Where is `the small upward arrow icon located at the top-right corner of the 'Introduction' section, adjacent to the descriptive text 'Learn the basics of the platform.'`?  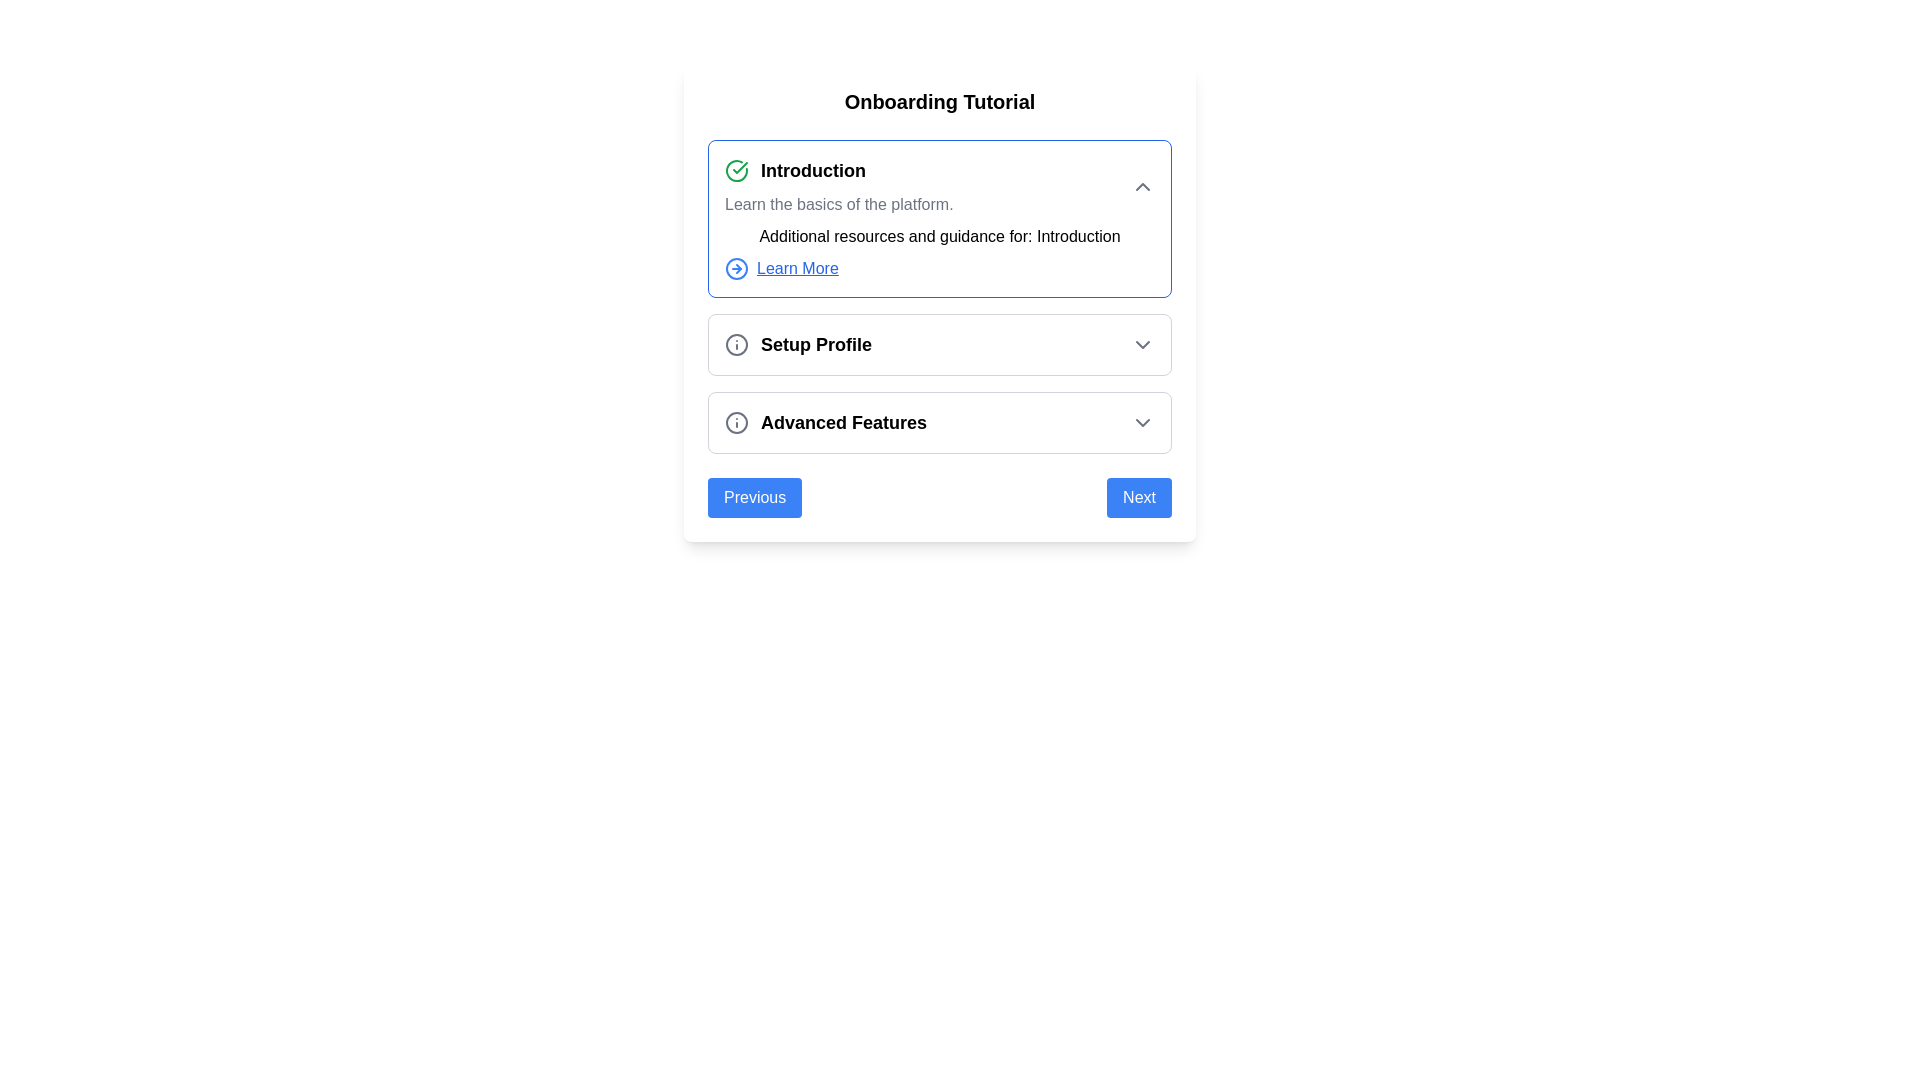
the small upward arrow icon located at the top-right corner of the 'Introduction' section, adjacent to the descriptive text 'Learn the basics of the platform.' is located at coordinates (1142, 186).